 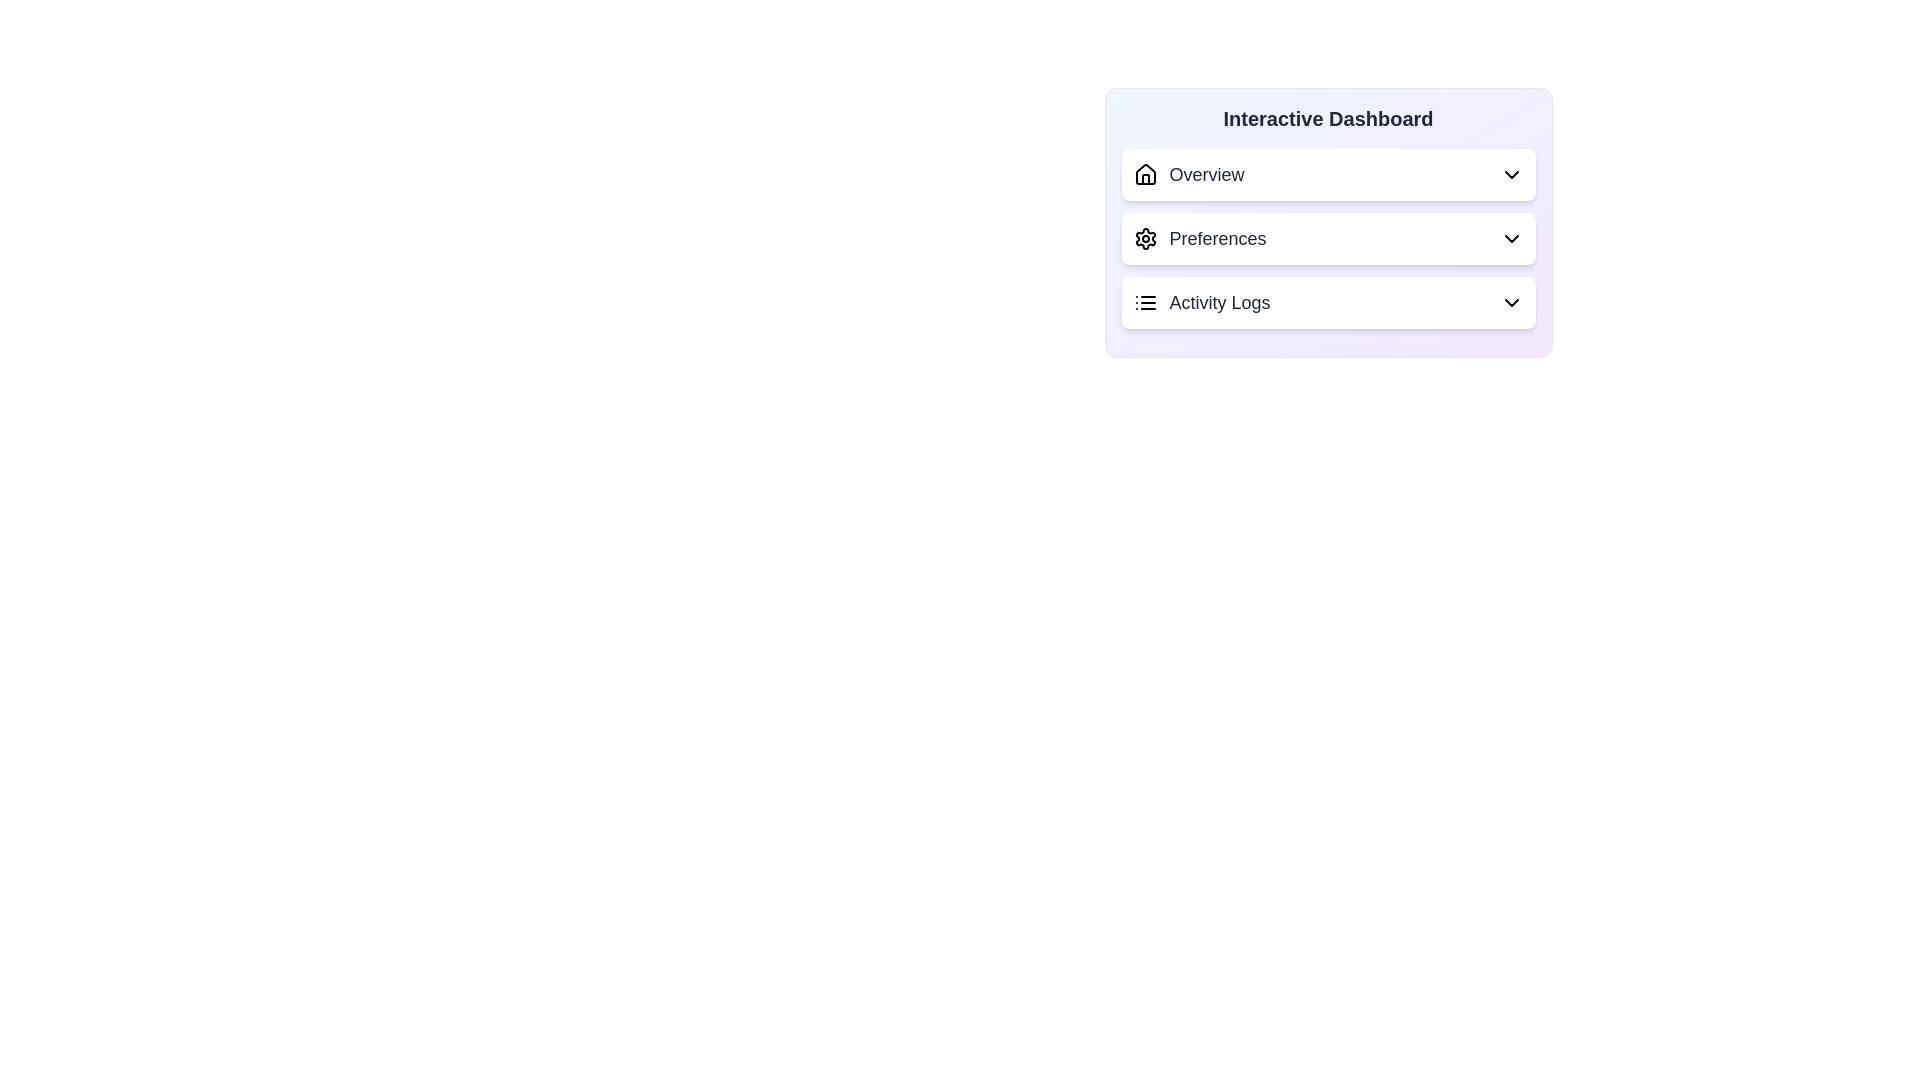 I want to click on the icon corresponding to the Activity Logs section, so click(x=1145, y=303).